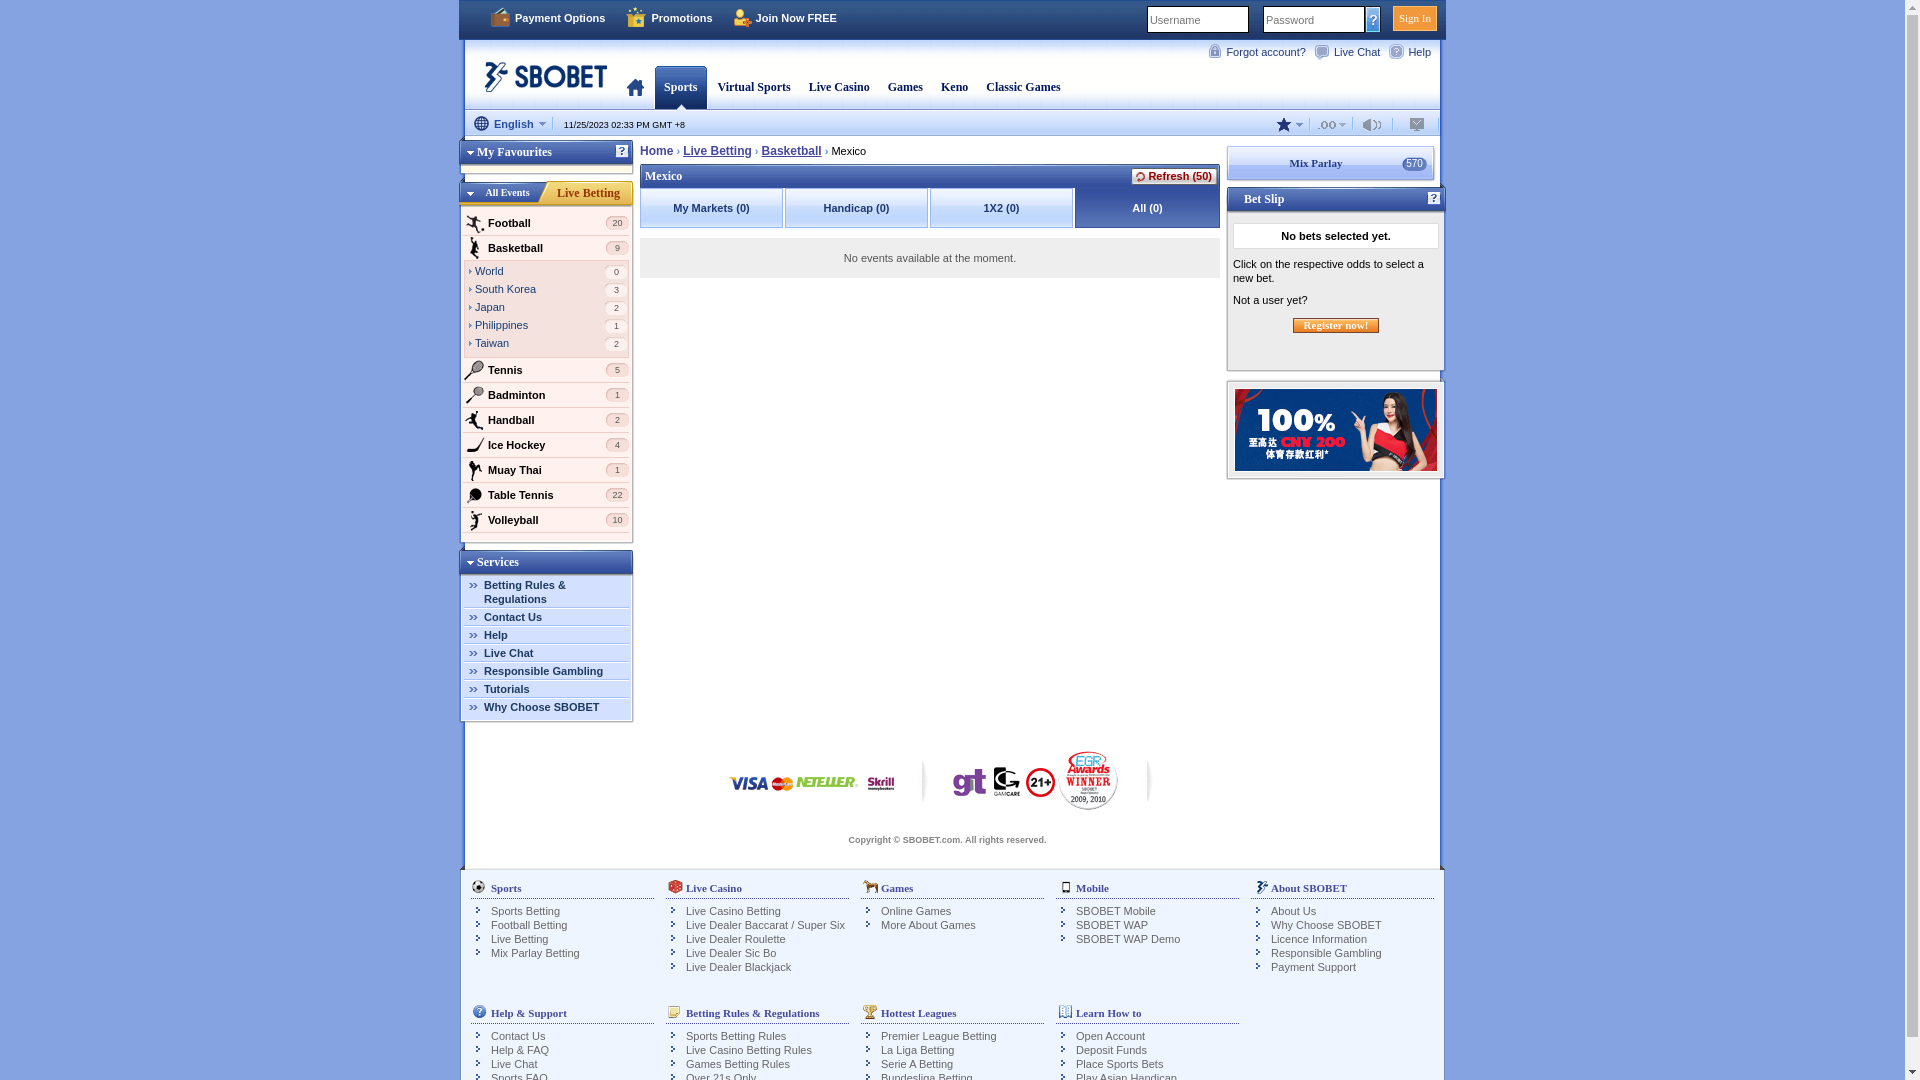  I want to click on 'Tutorials', so click(484, 688).